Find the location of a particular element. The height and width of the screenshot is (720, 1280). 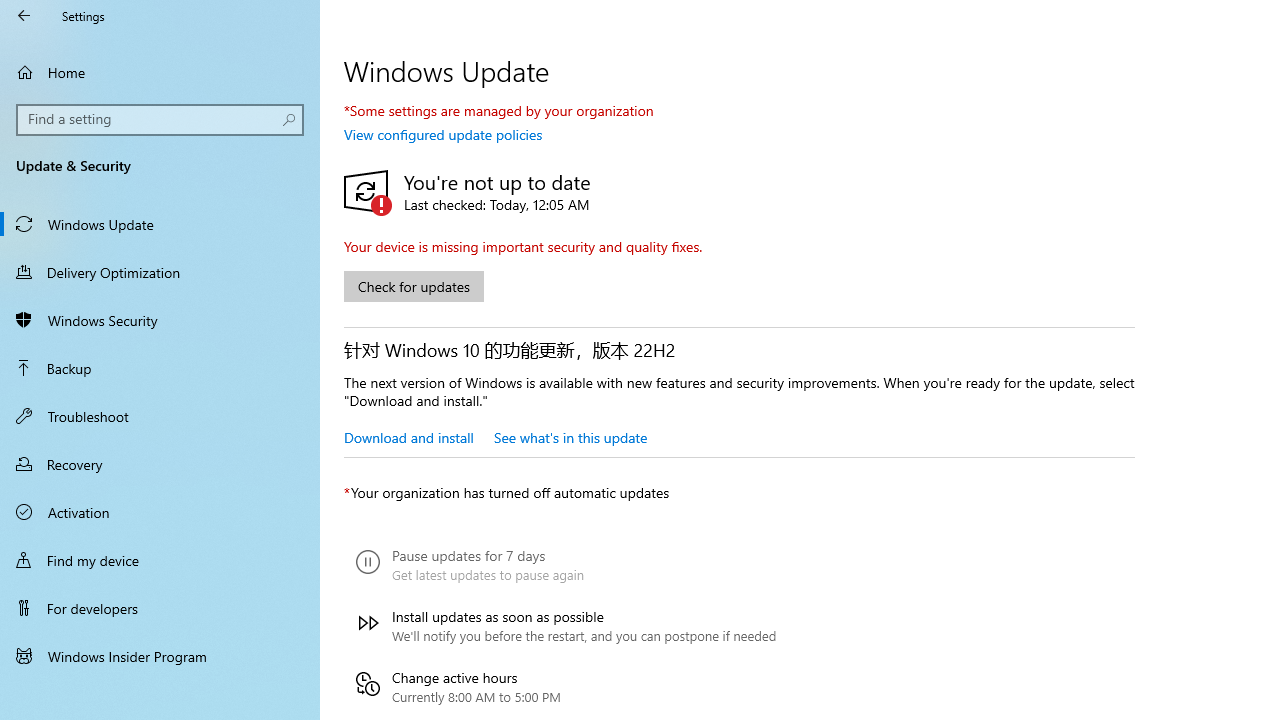

'Delivery Optimization' is located at coordinates (160, 271).